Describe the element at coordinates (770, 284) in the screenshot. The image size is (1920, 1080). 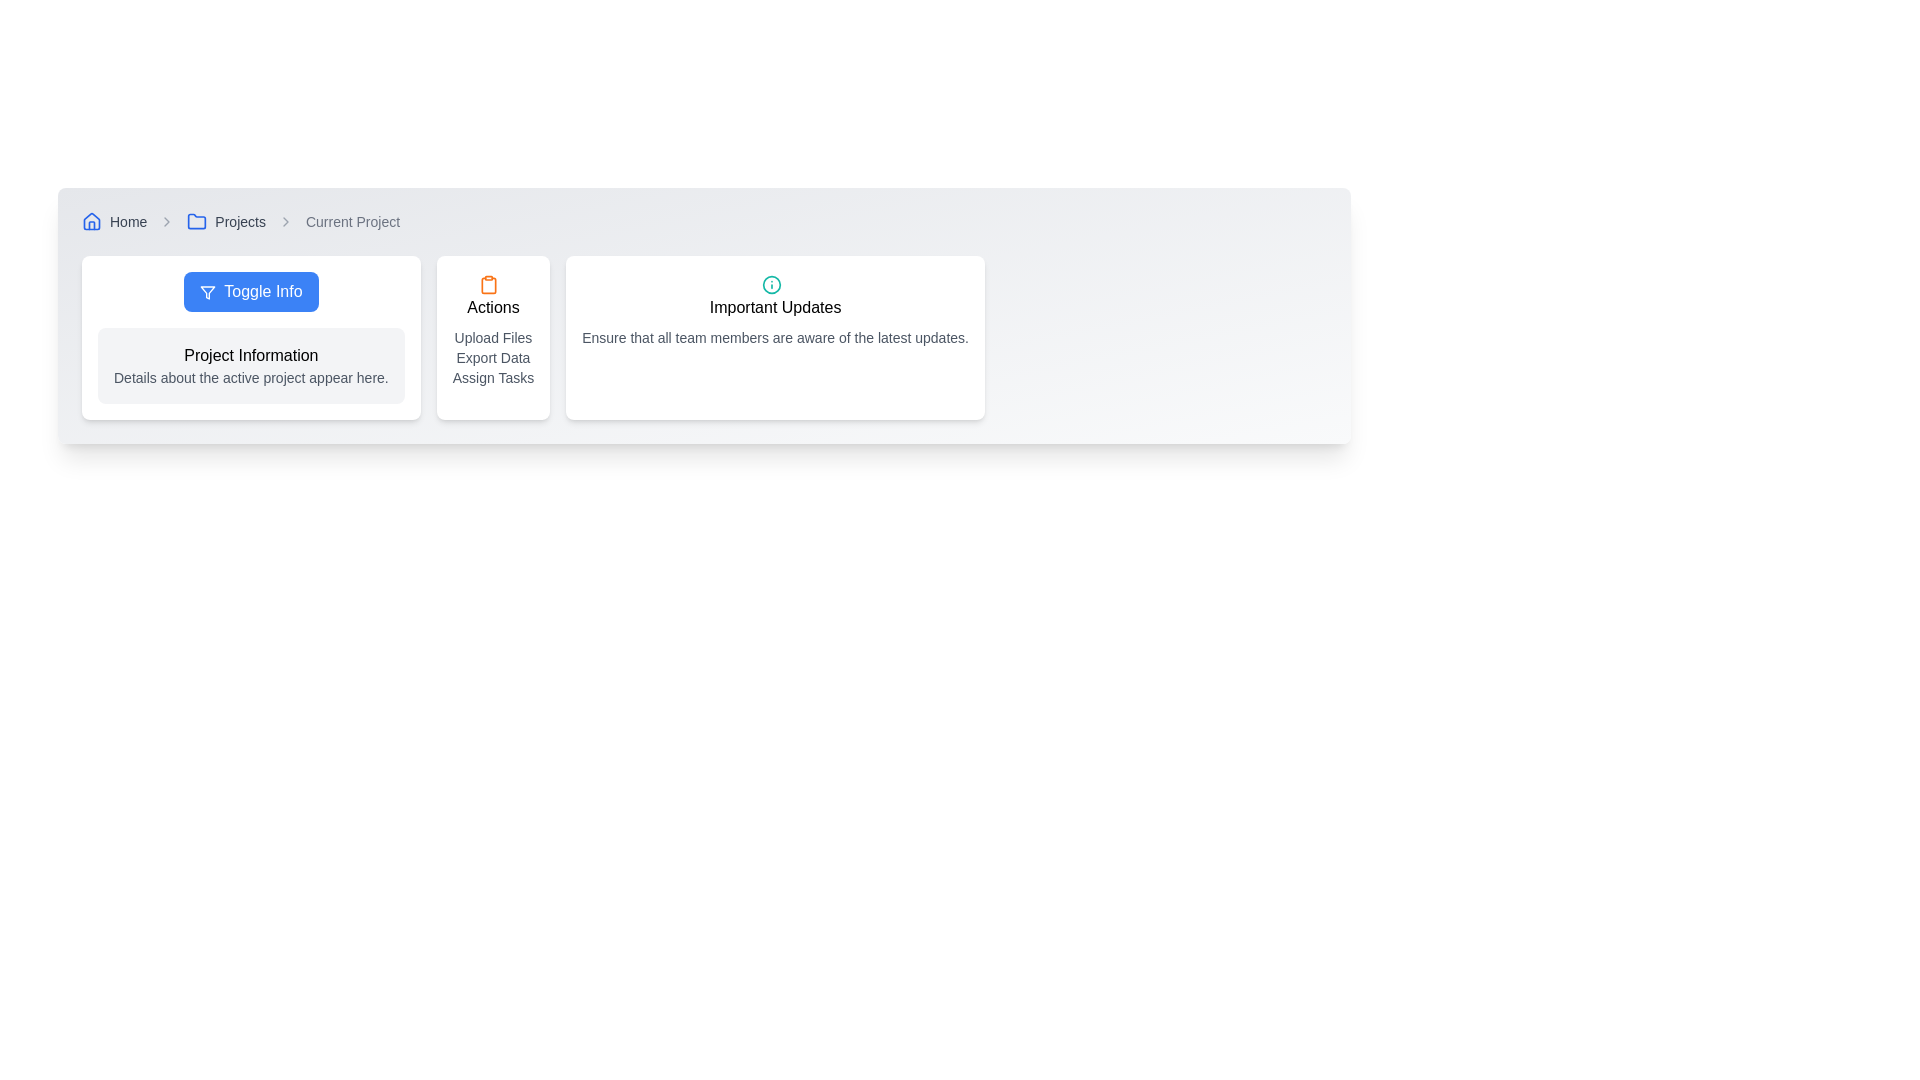
I see `the icon located at the top-left corner of the 'Important Updates' card, which serves as a visual indicator for that section` at that location.